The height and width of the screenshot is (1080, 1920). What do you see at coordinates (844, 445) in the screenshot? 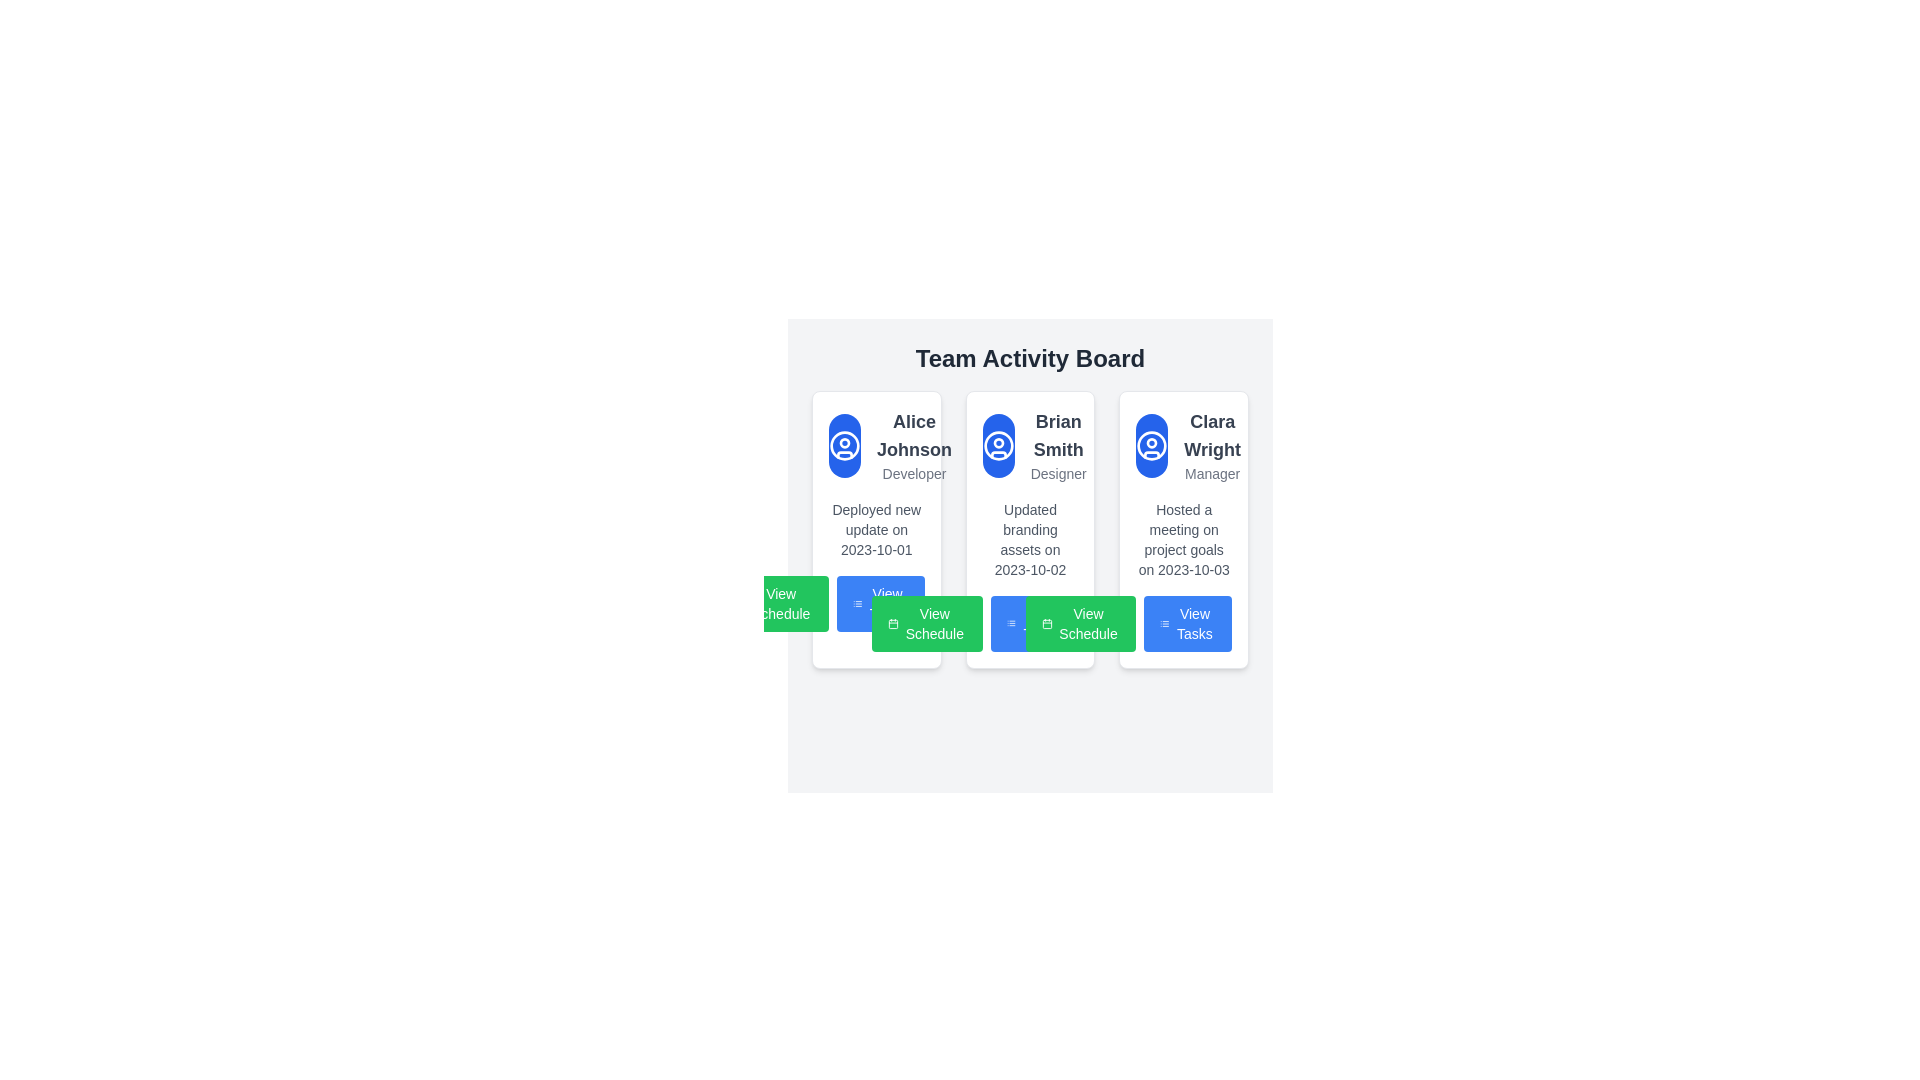
I see `the circular user icon with a blue background and white outline, located at the top left area of the card labeled 'Alice Johnson - Developer'` at bounding box center [844, 445].